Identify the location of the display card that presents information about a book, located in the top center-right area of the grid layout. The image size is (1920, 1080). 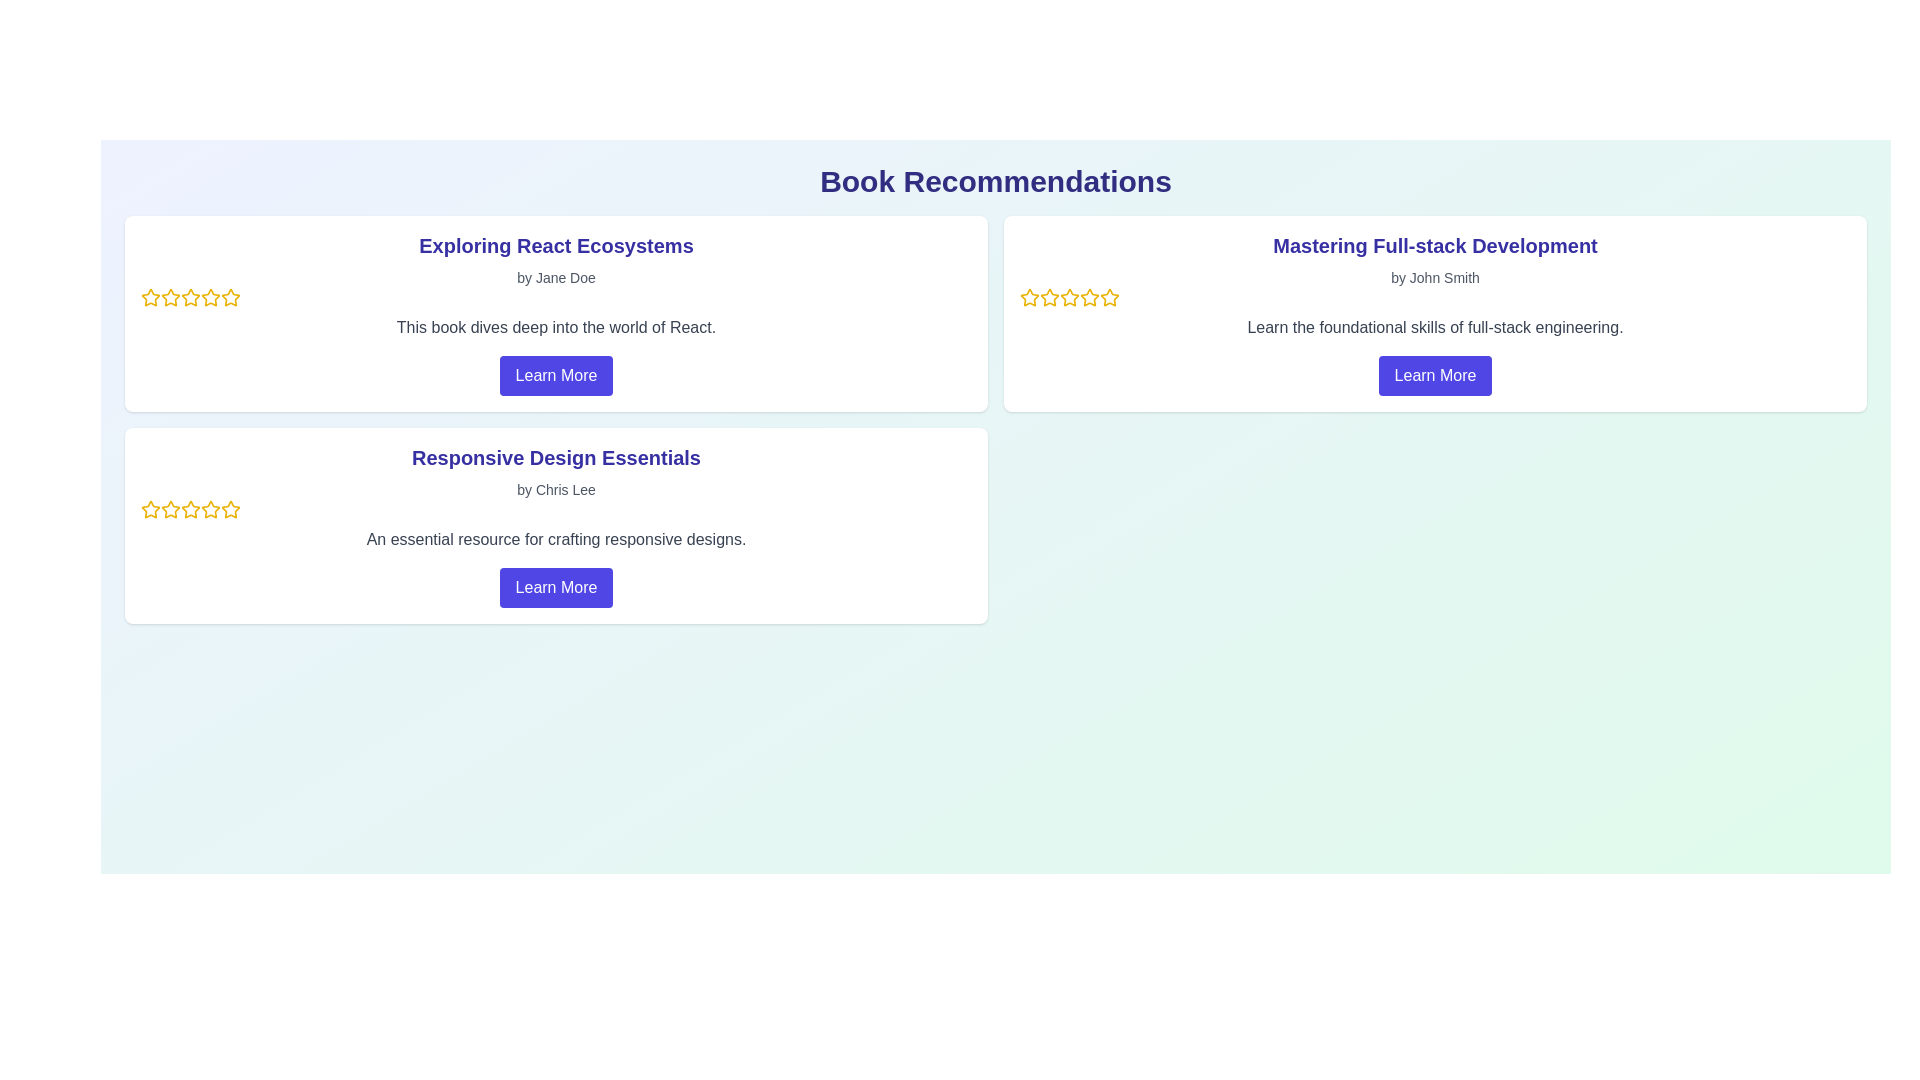
(1434, 313).